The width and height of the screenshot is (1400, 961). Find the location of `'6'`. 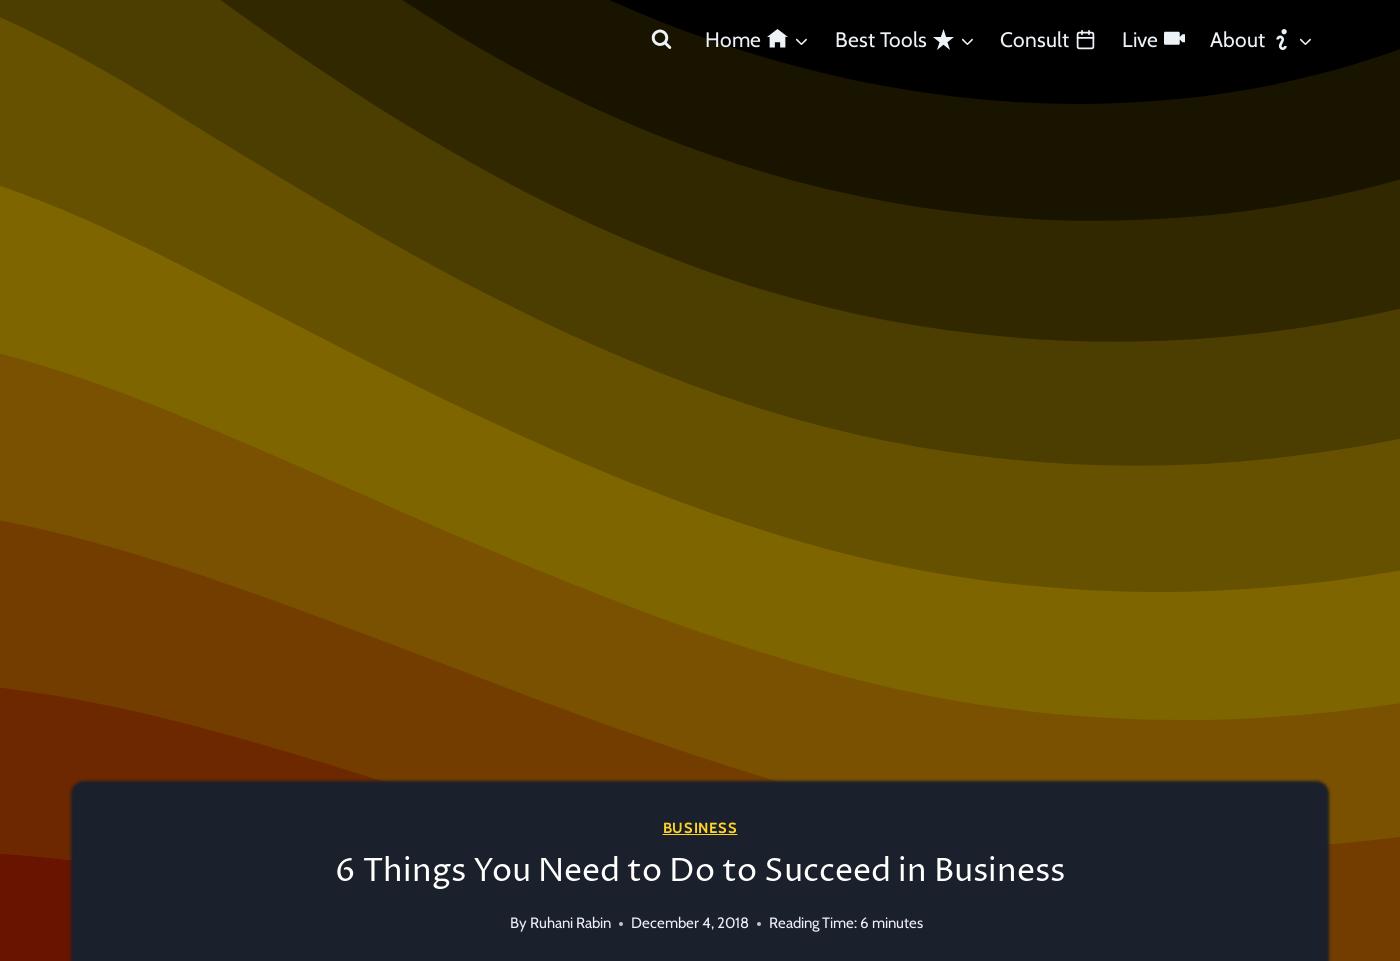

'6' is located at coordinates (864, 923).